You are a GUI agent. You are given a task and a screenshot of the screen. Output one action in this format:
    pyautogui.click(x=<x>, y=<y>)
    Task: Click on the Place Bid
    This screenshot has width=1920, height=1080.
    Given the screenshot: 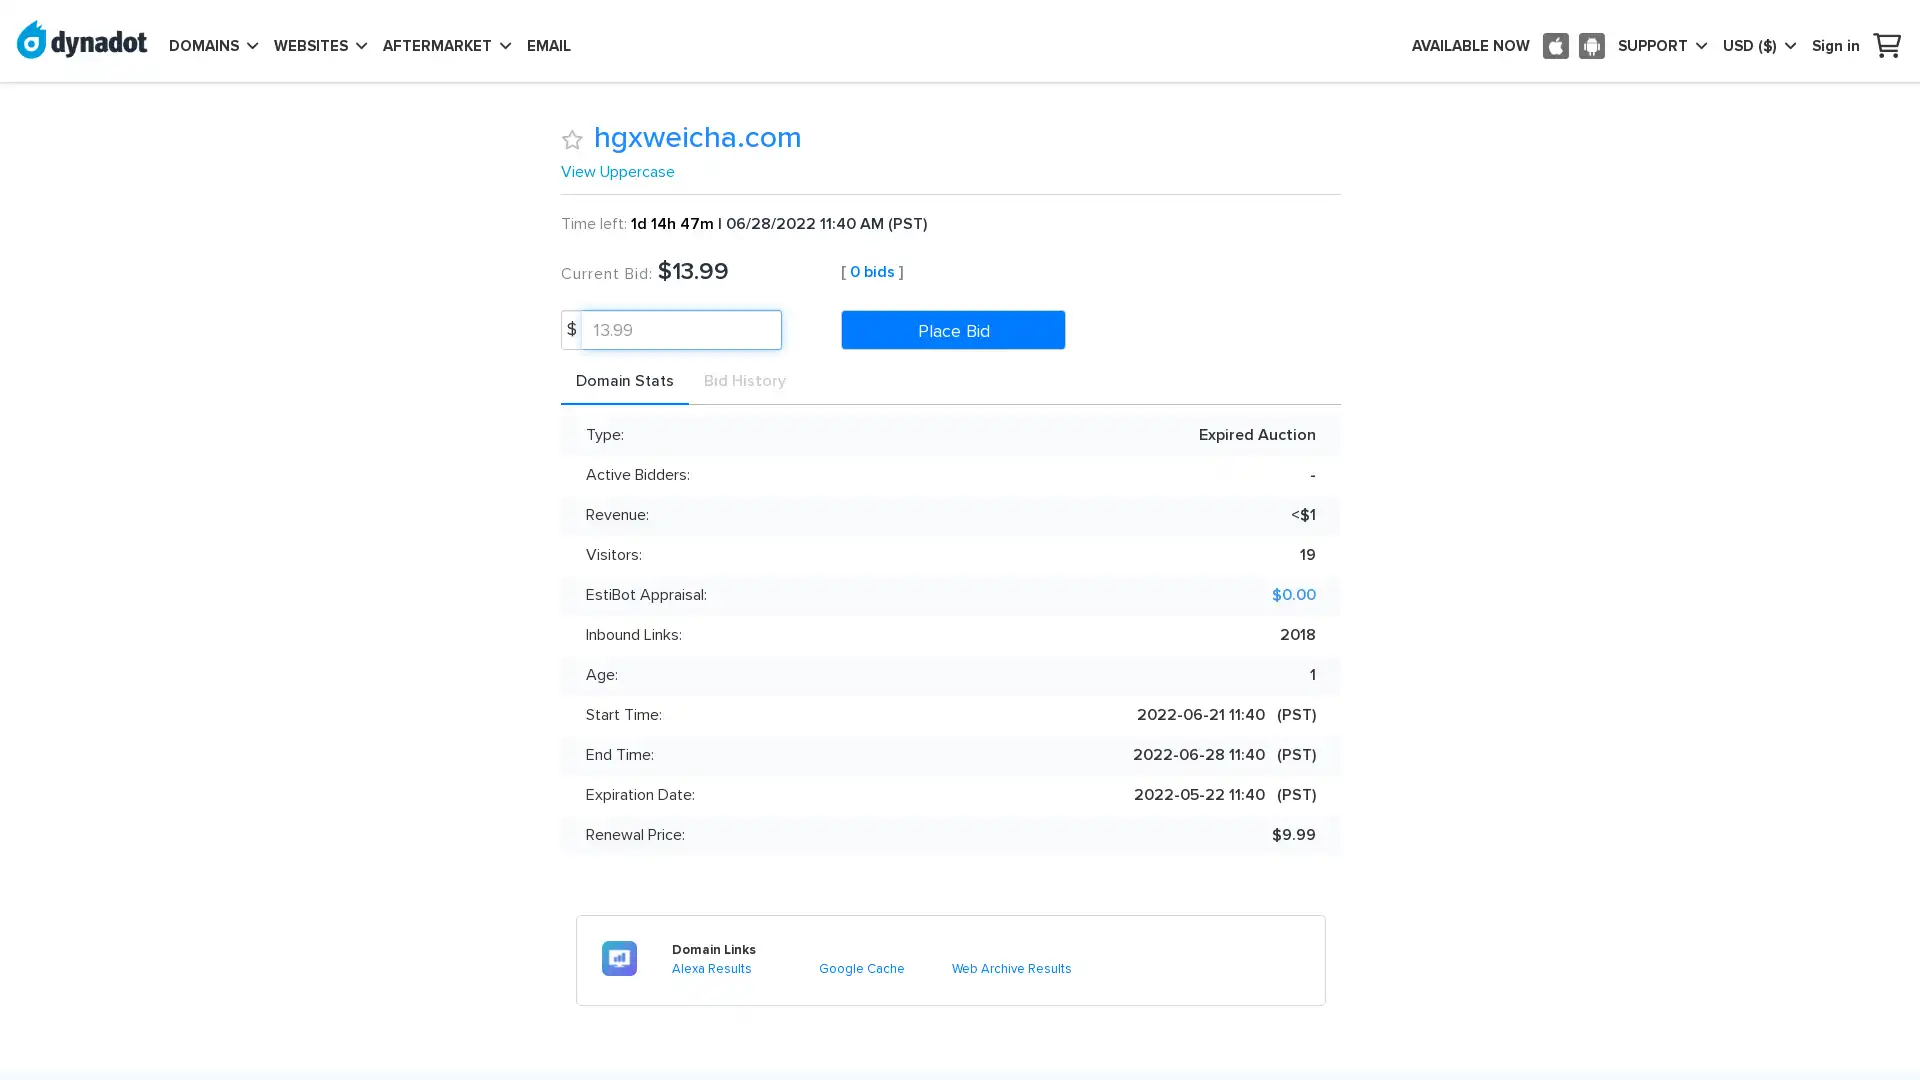 What is the action you would take?
    pyautogui.click(x=952, y=327)
    